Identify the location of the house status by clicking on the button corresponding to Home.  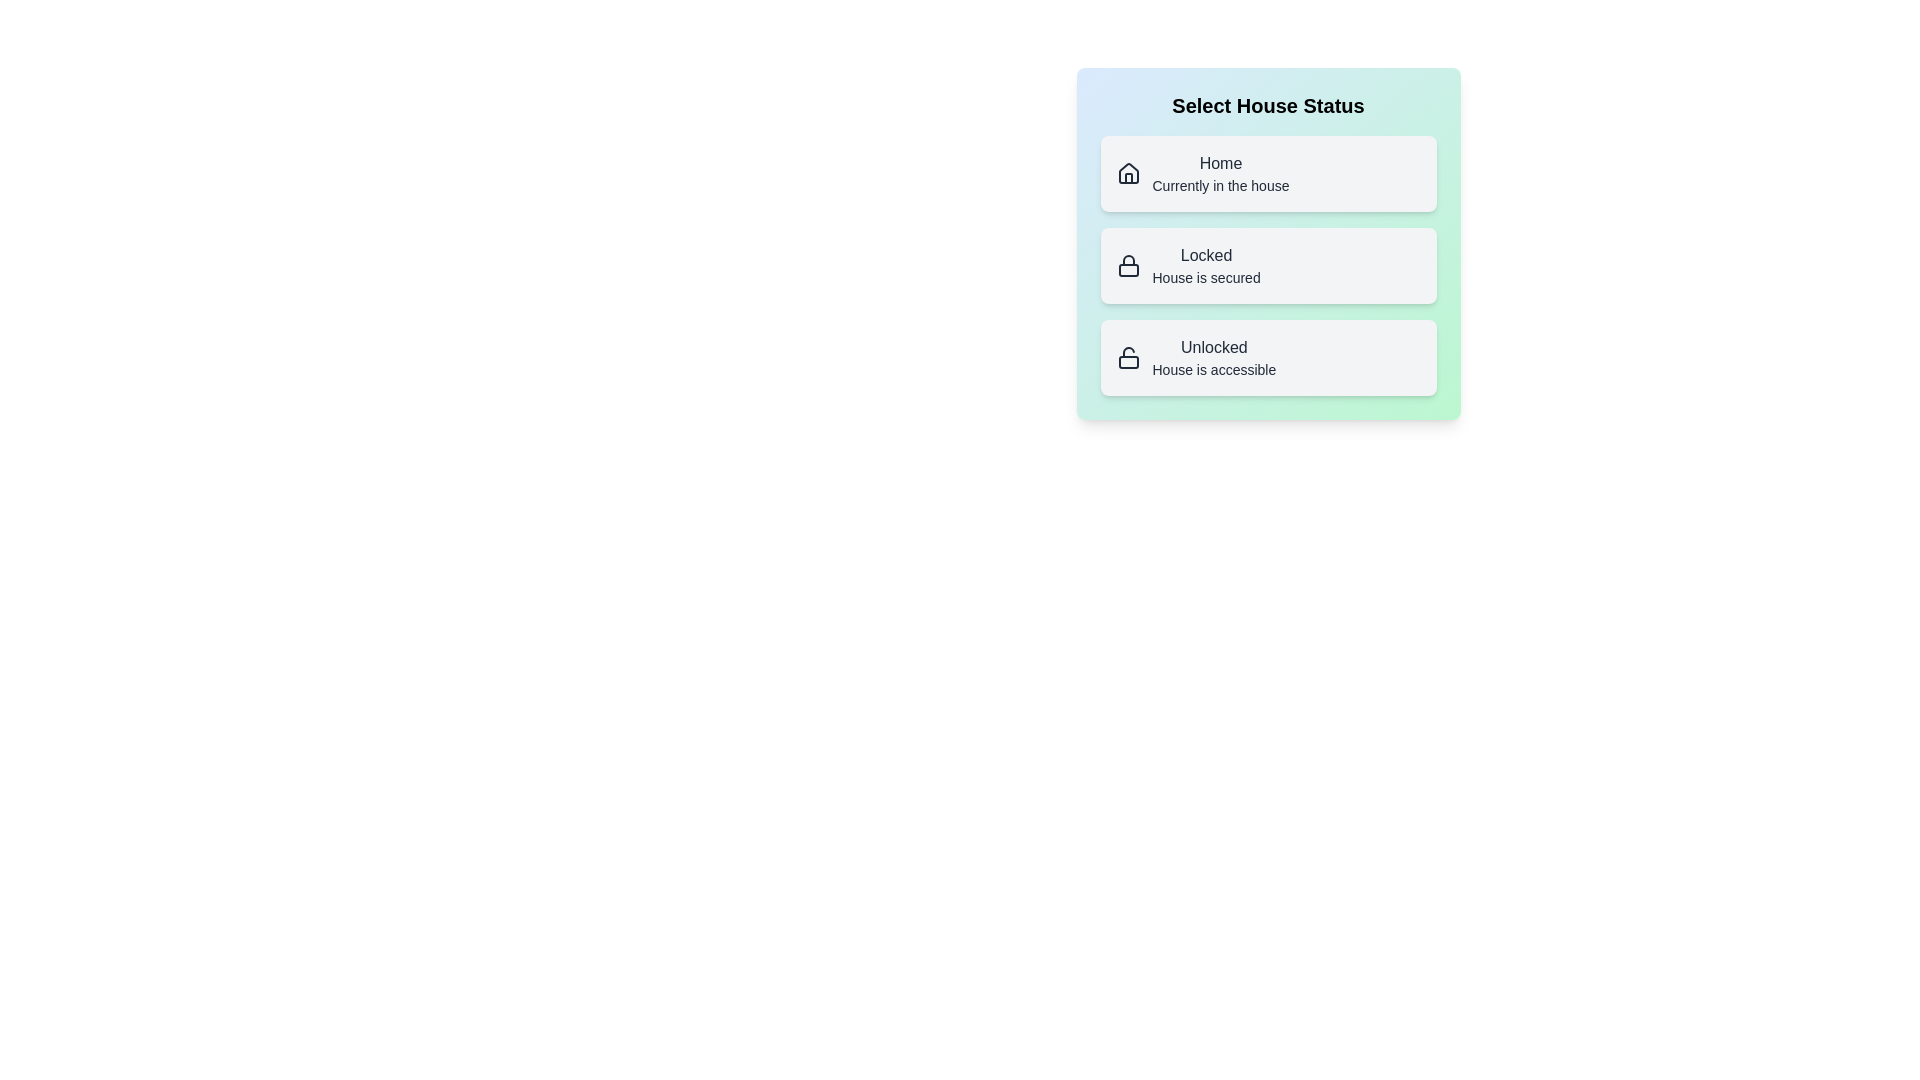
(1267, 172).